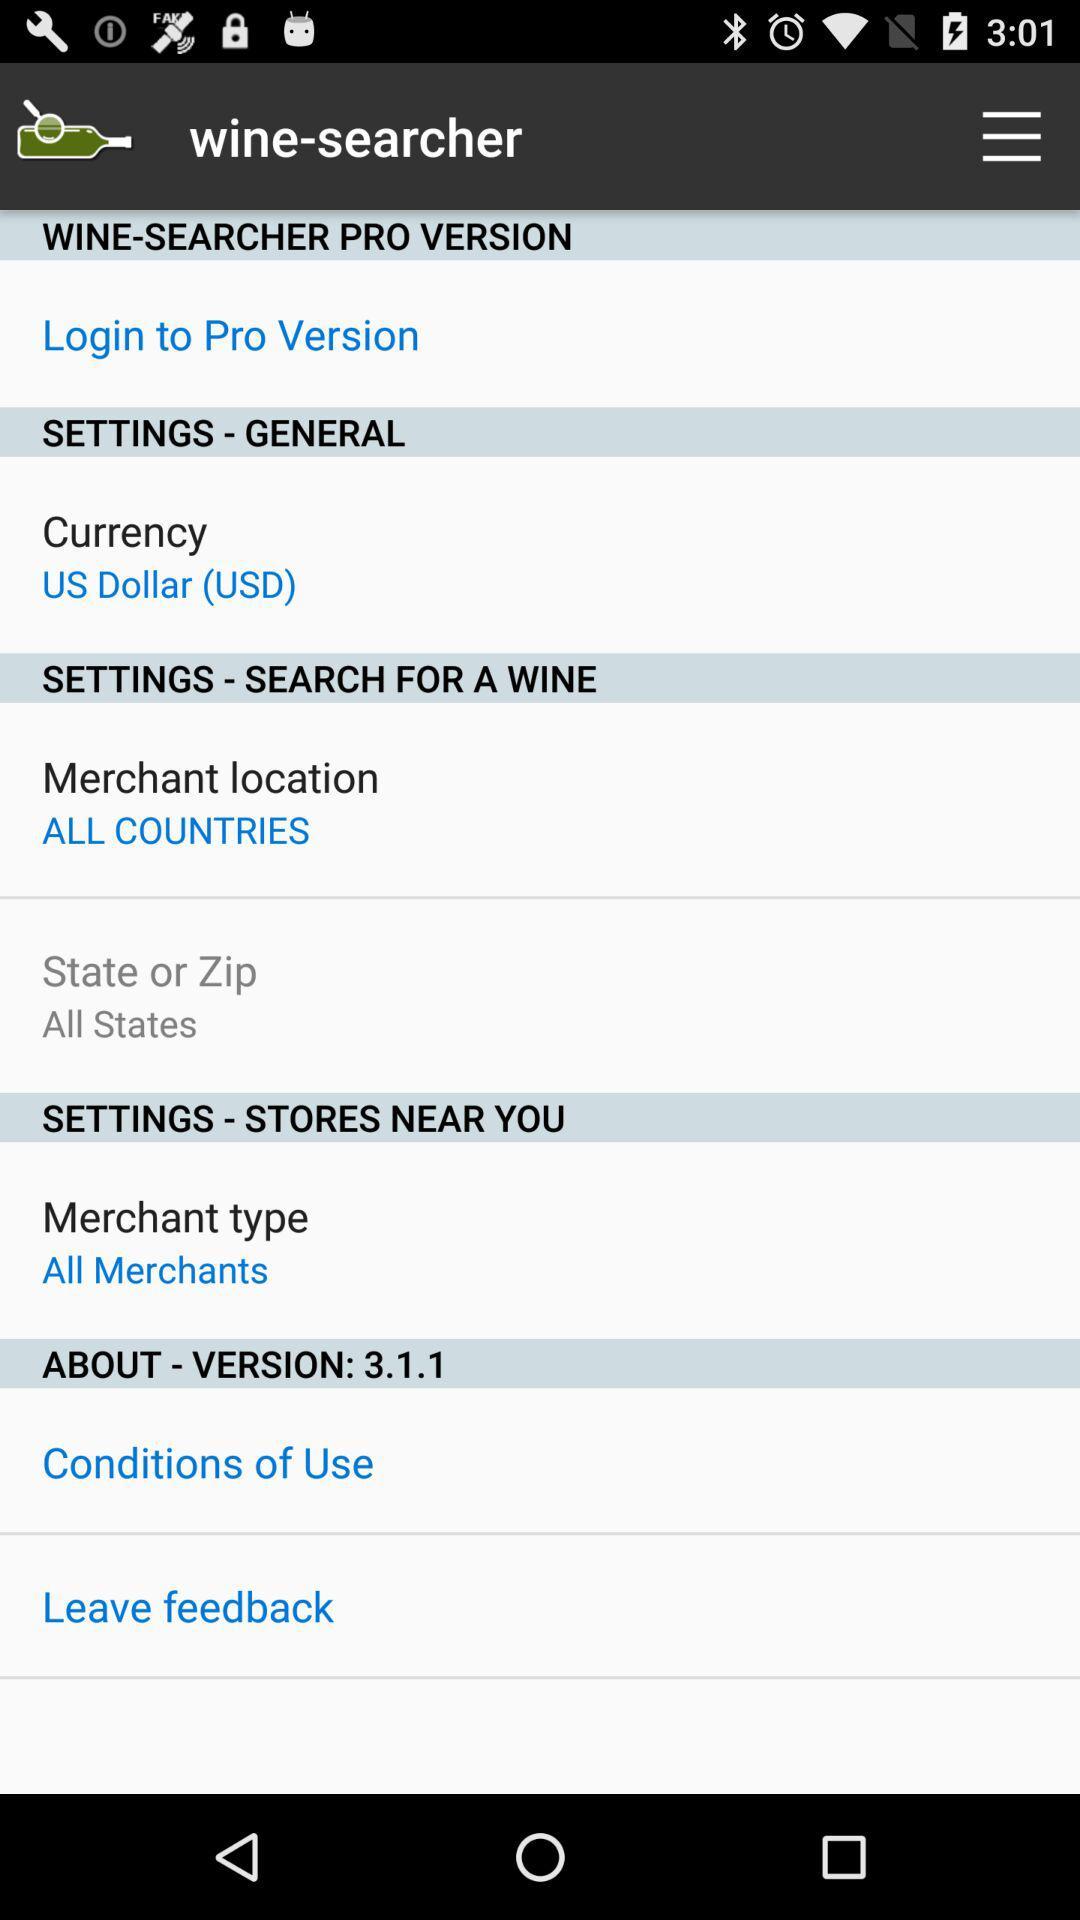 The image size is (1080, 1920). What do you see at coordinates (1017, 135) in the screenshot?
I see `icon at the top right corner` at bounding box center [1017, 135].